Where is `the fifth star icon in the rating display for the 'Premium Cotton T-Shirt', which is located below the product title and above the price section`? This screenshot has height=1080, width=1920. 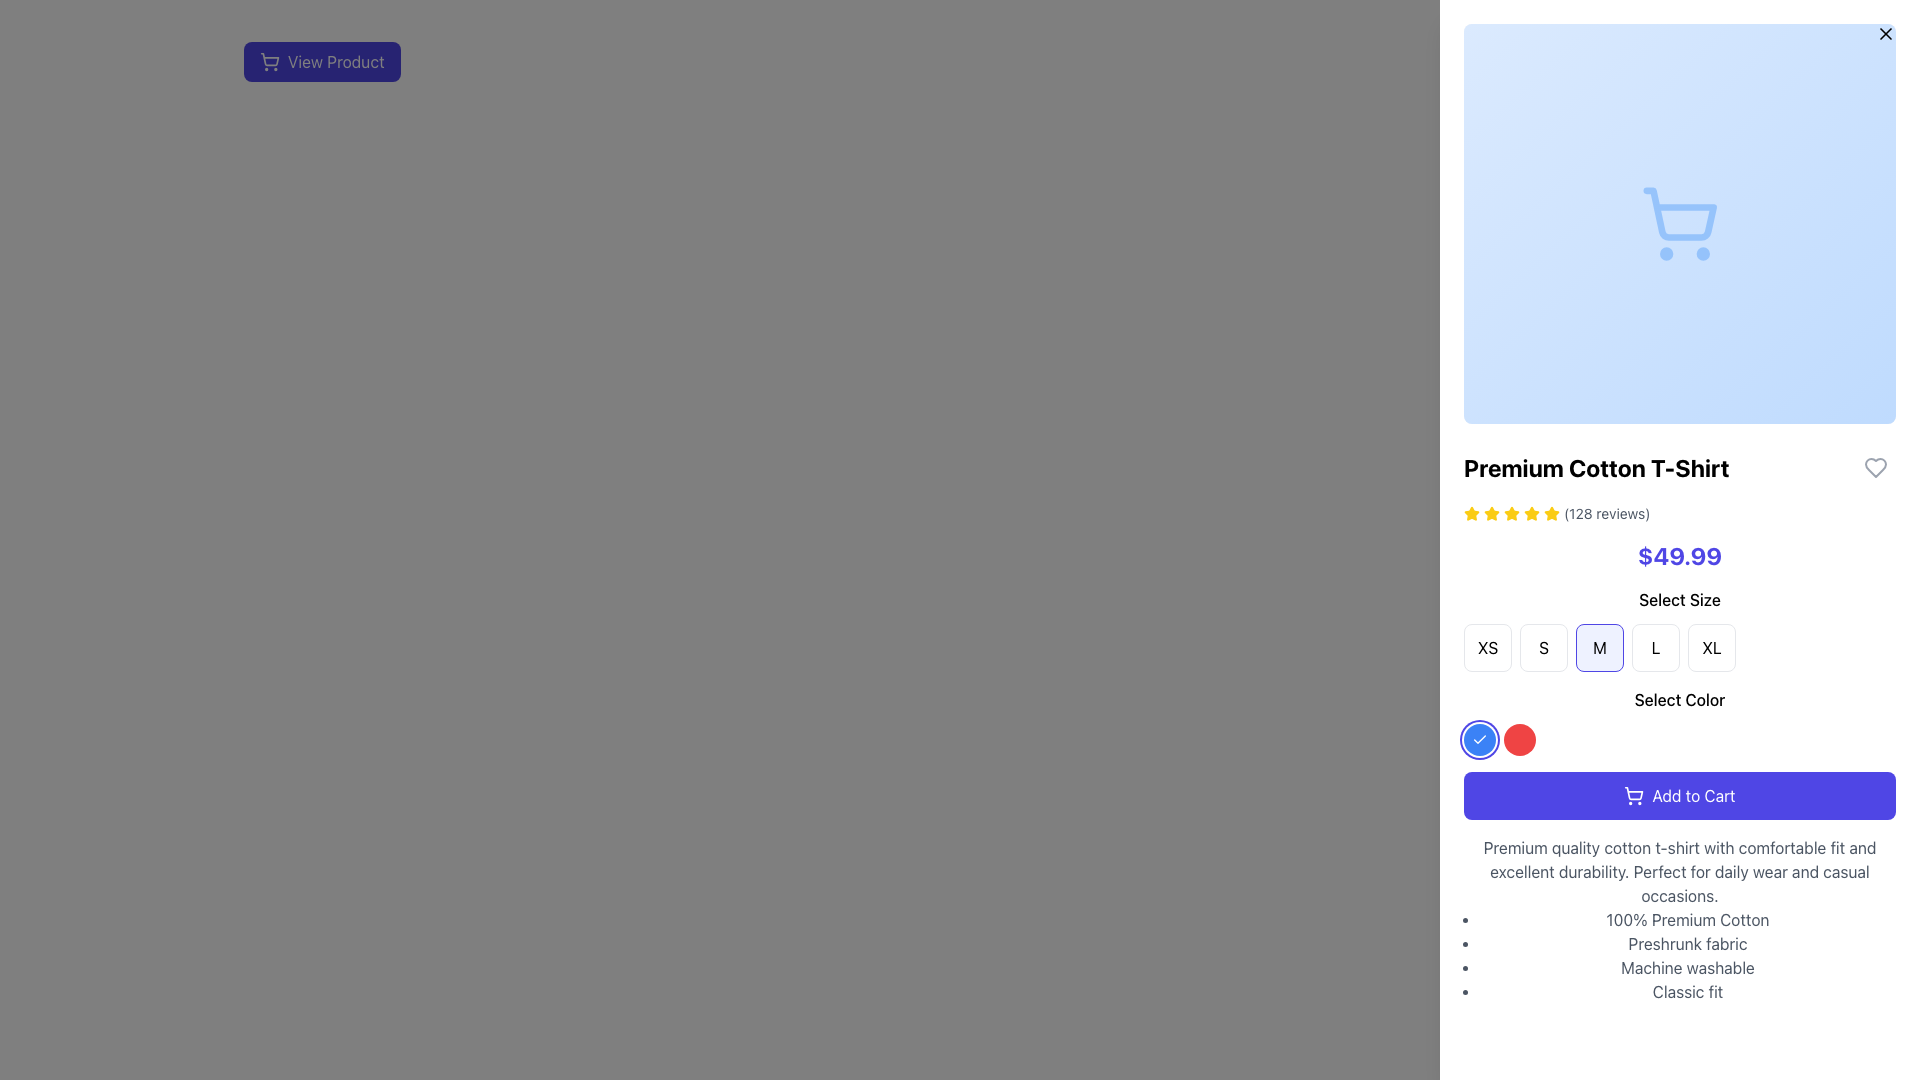
the fifth star icon in the rating display for the 'Premium Cotton T-Shirt', which is located below the product title and above the price section is located at coordinates (1512, 512).